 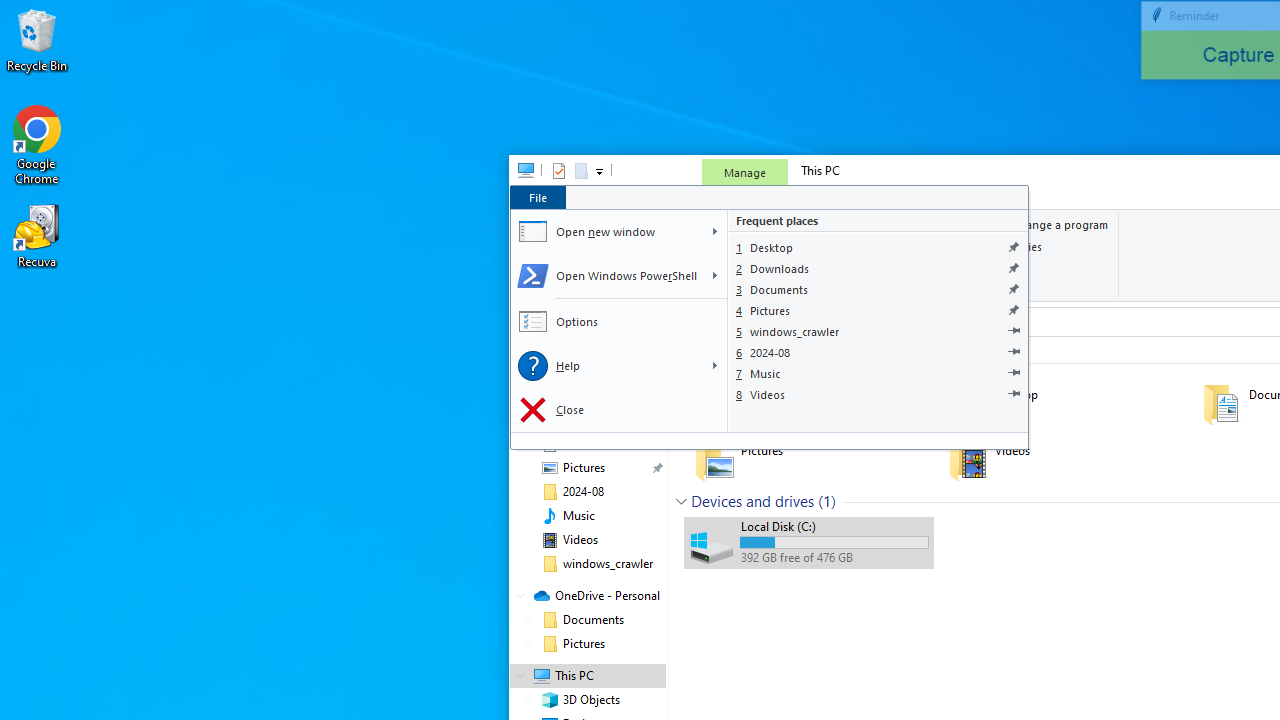 What do you see at coordinates (878, 373) in the screenshot?
I see `'Music'` at bounding box center [878, 373].